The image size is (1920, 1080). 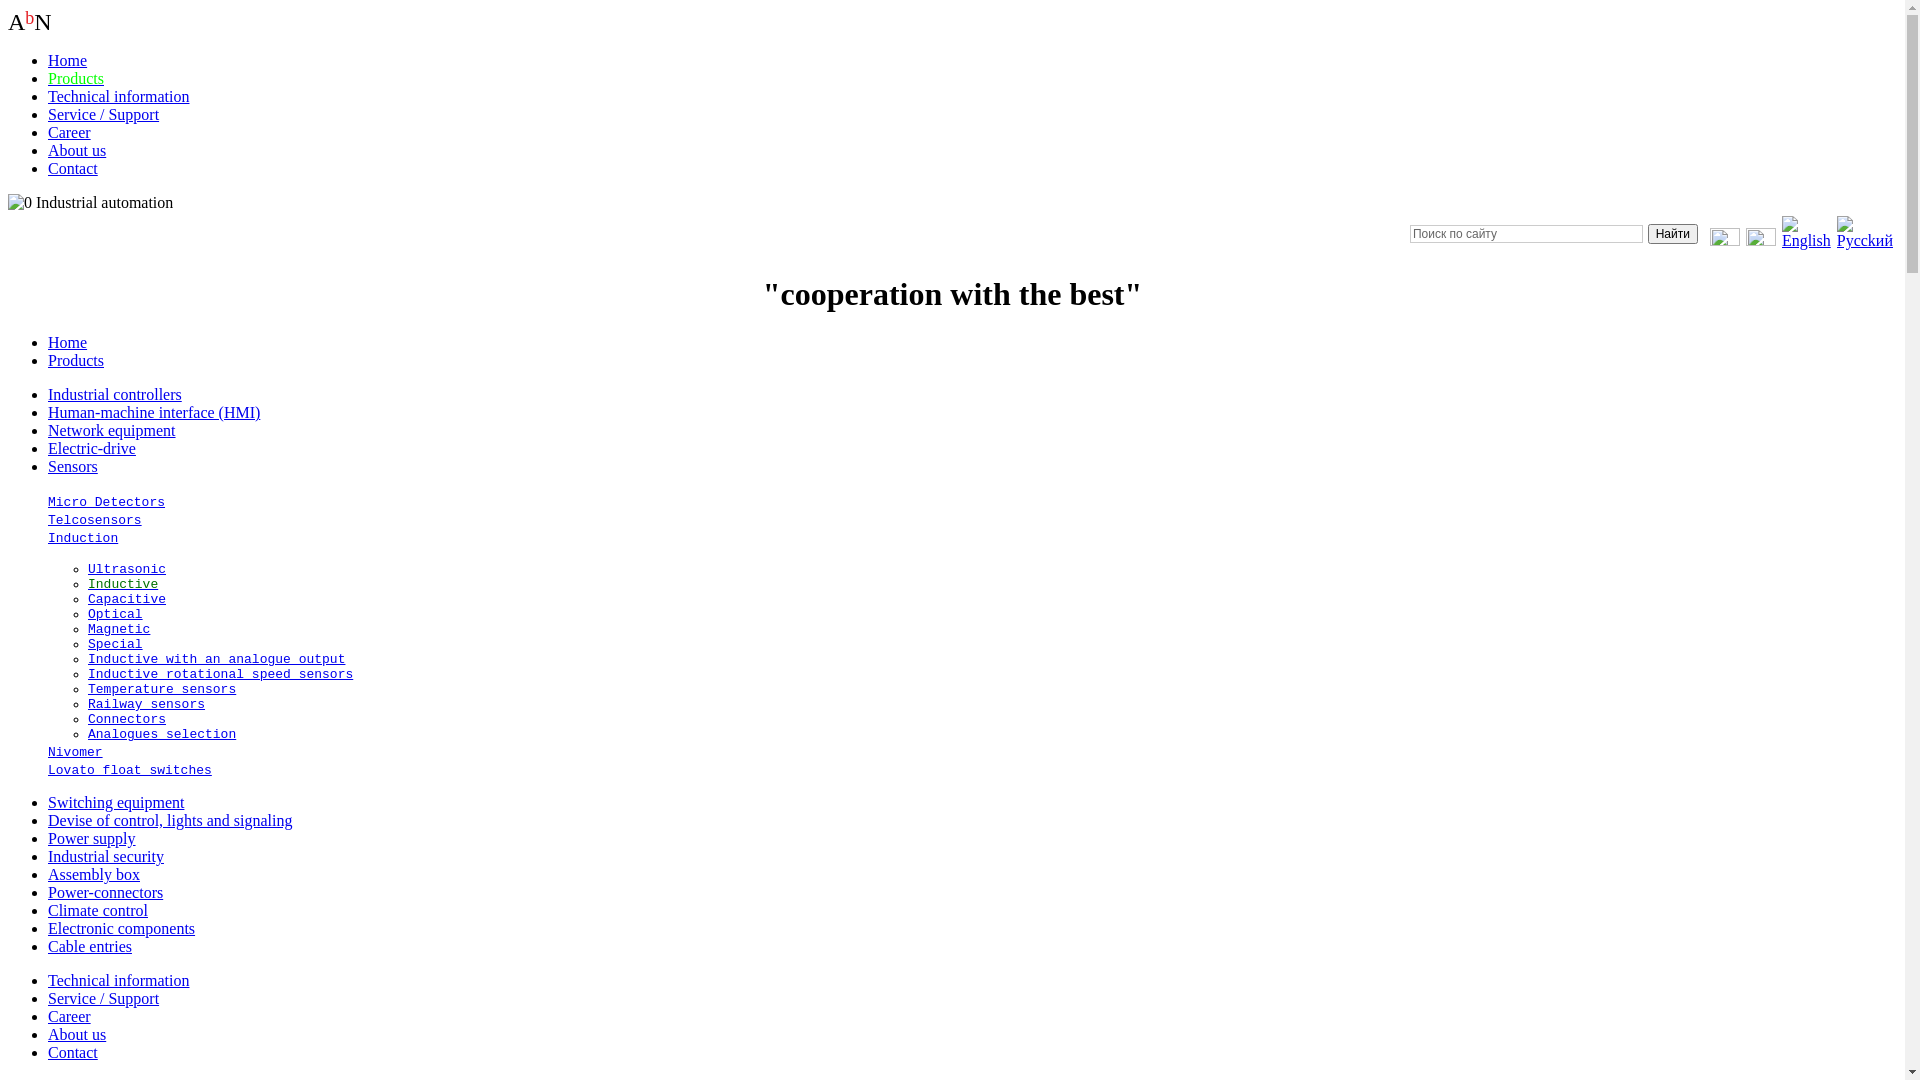 I want to click on 'Products', so click(x=76, y=77).